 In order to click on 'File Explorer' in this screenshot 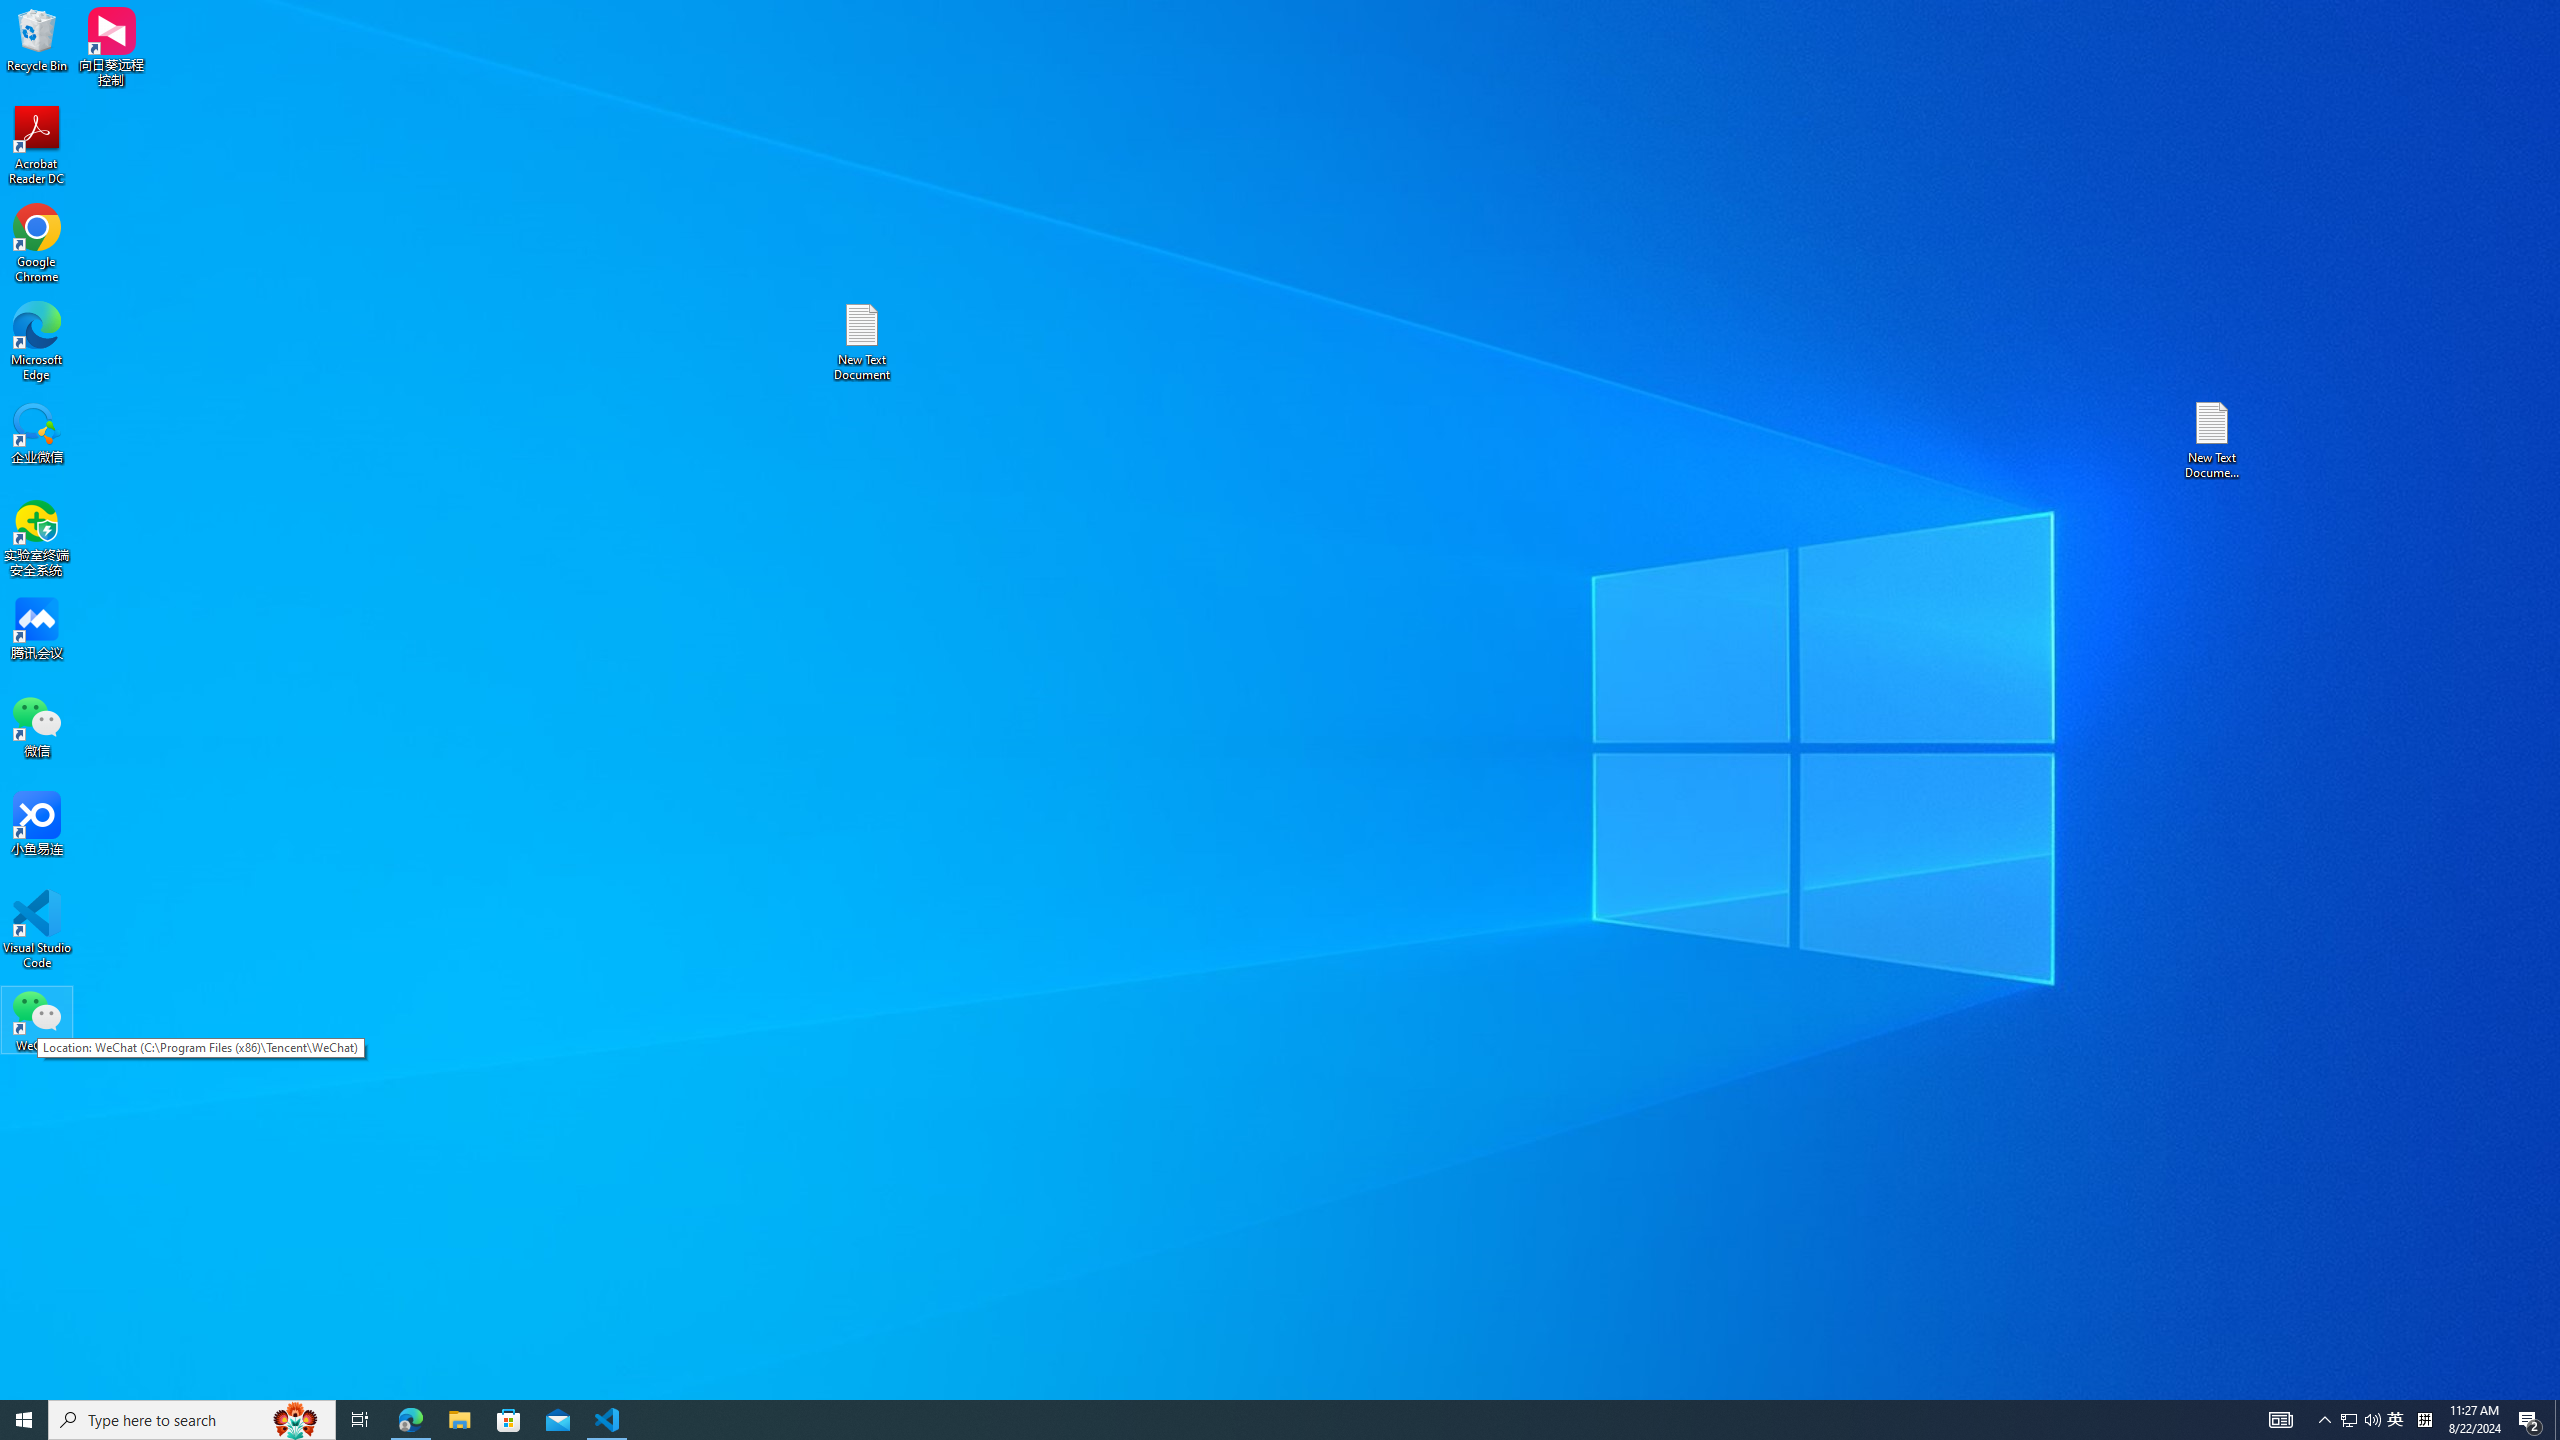, I will do `click(458, 1418)`.